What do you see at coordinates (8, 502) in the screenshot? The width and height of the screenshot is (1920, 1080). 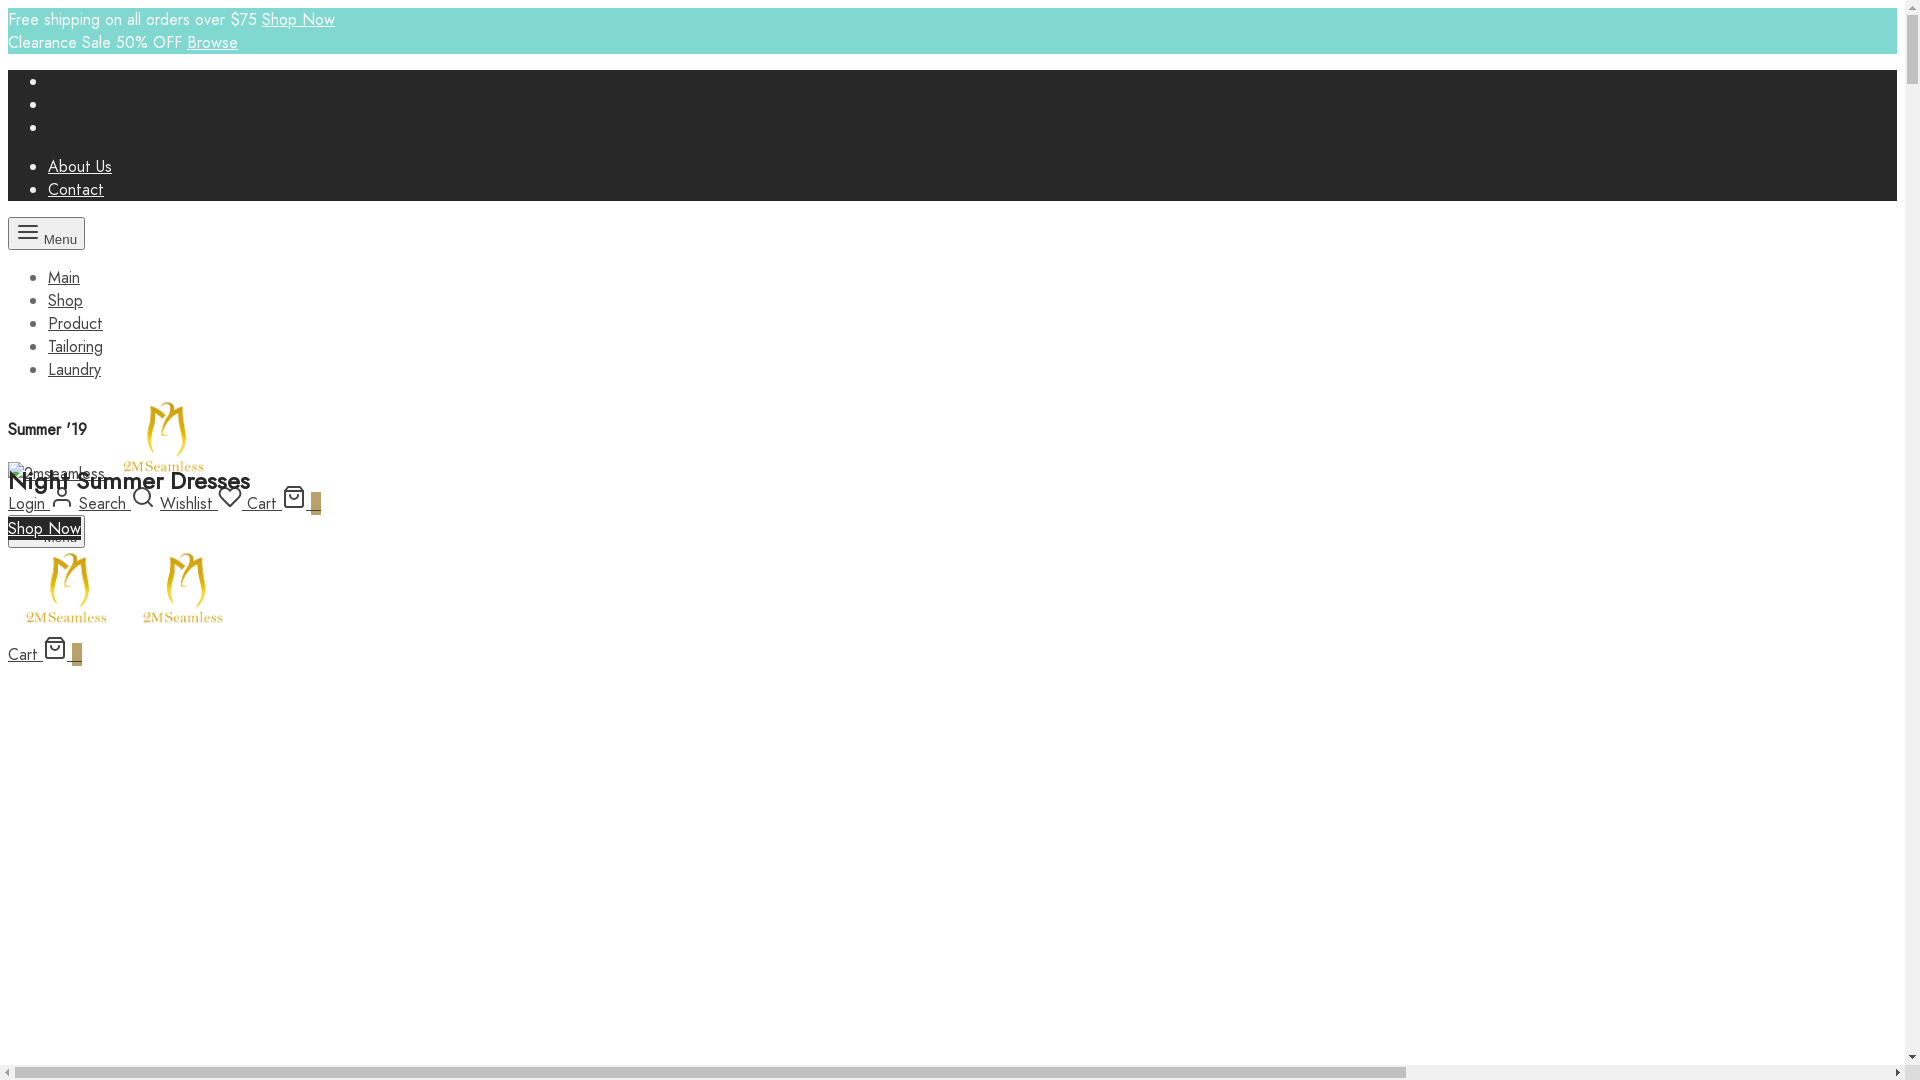 I see `'Login'` at bounding box center [8, 502].